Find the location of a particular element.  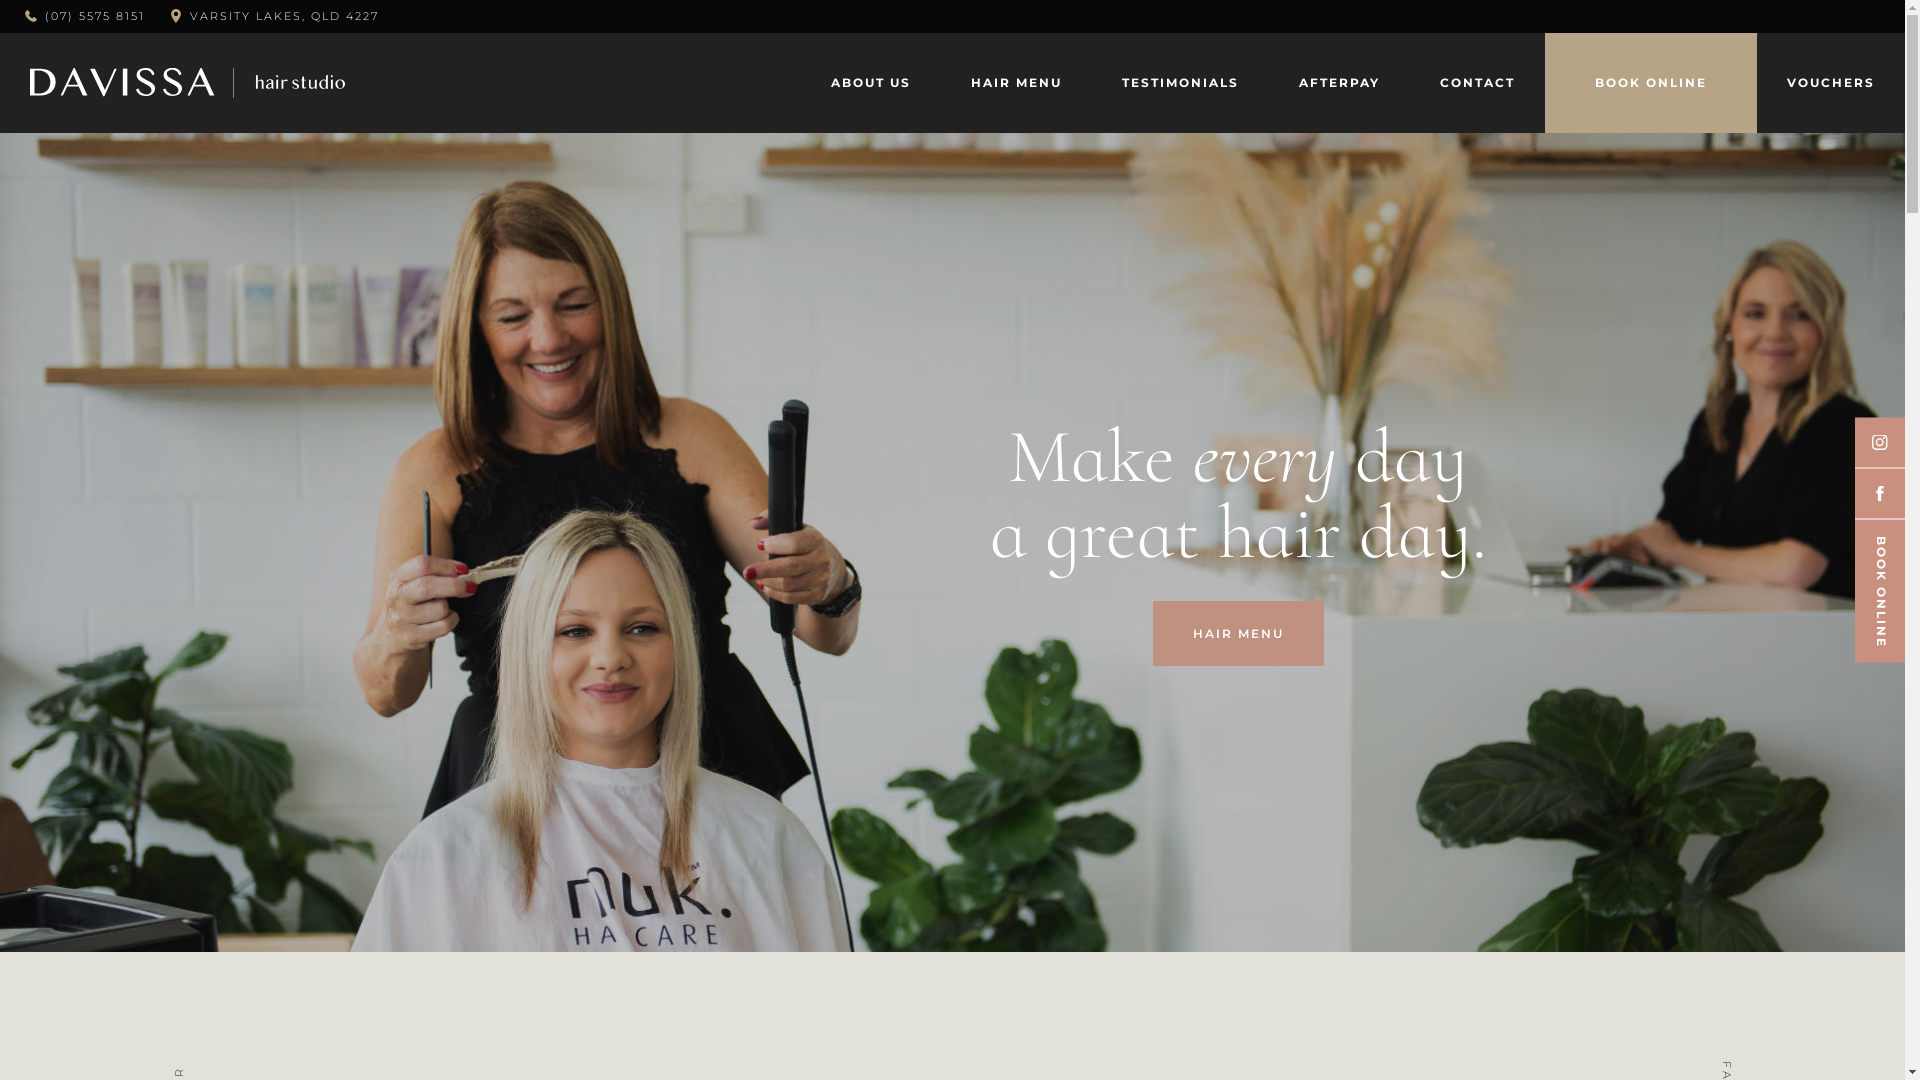

'VOUCHERS' is located at coordinates (1830, 82).